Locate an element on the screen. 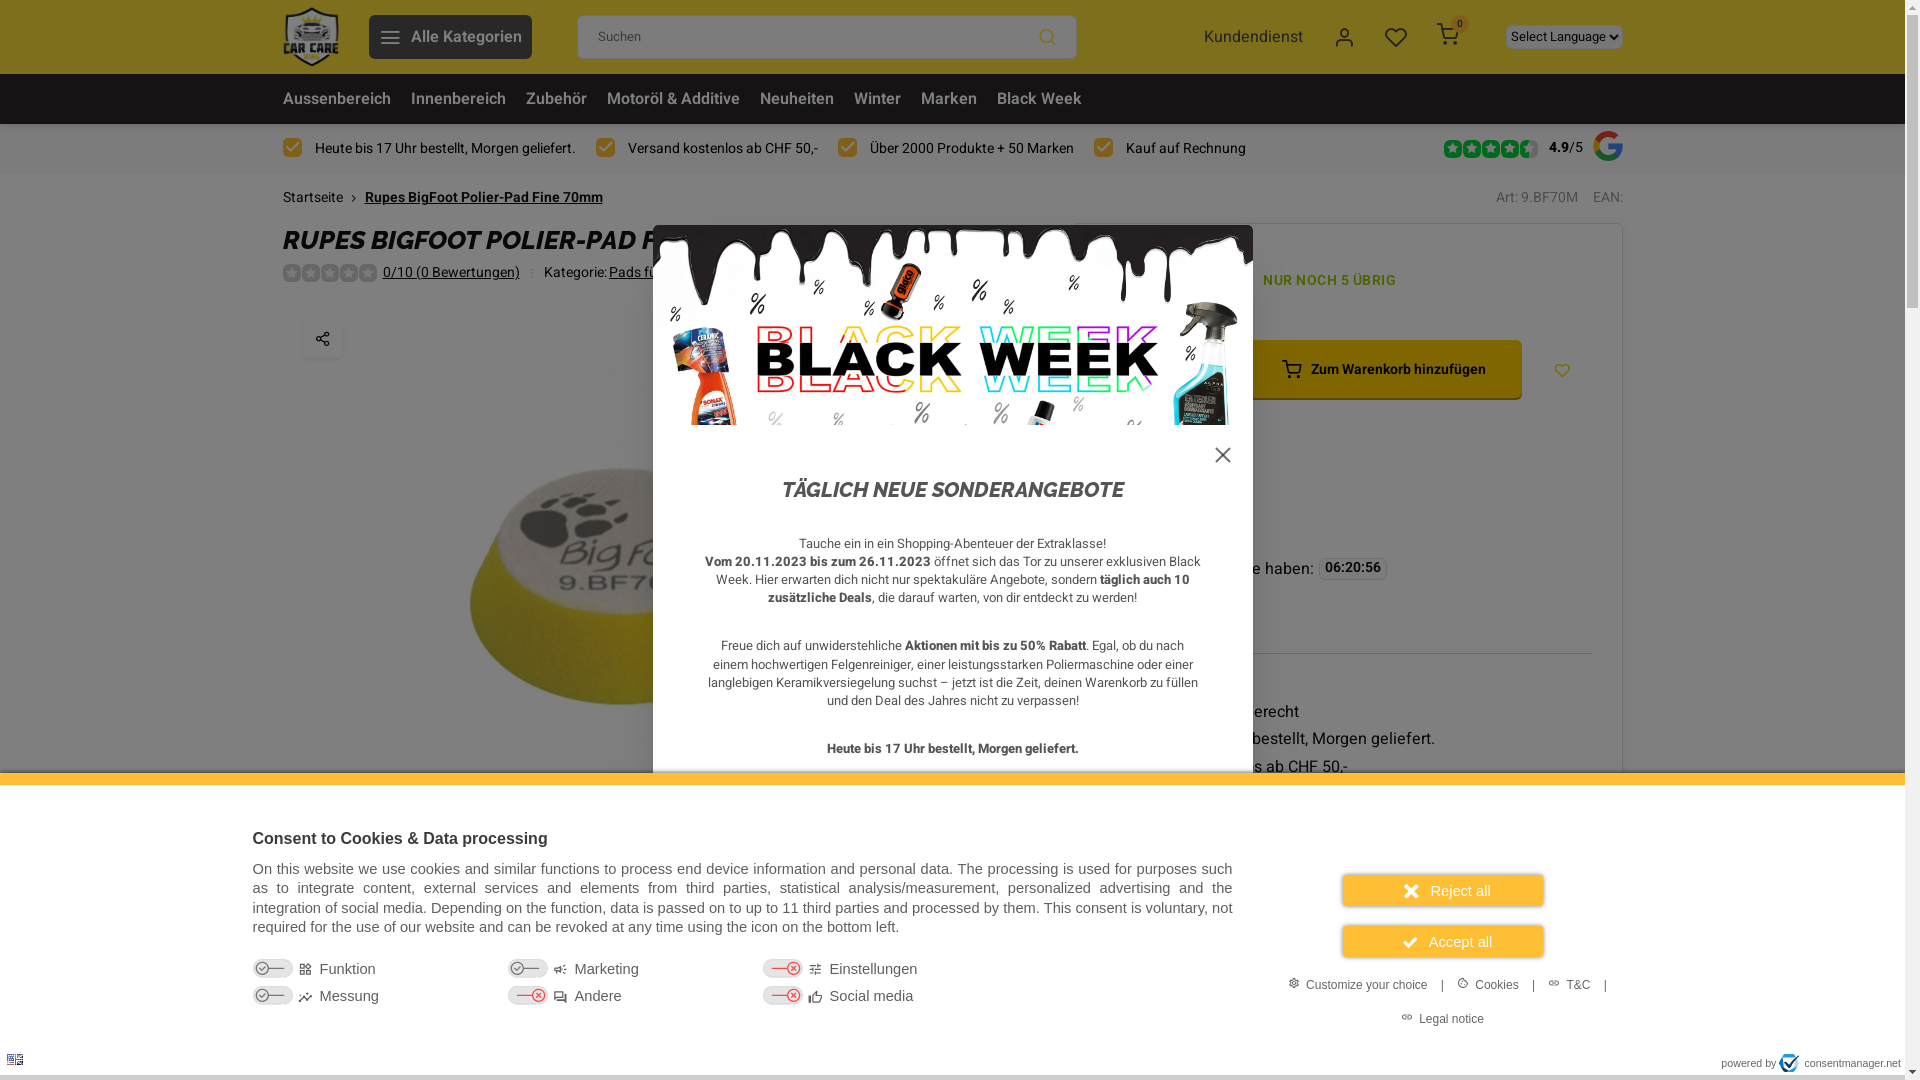  'Reject all' is located at coordinates (1441, 889).